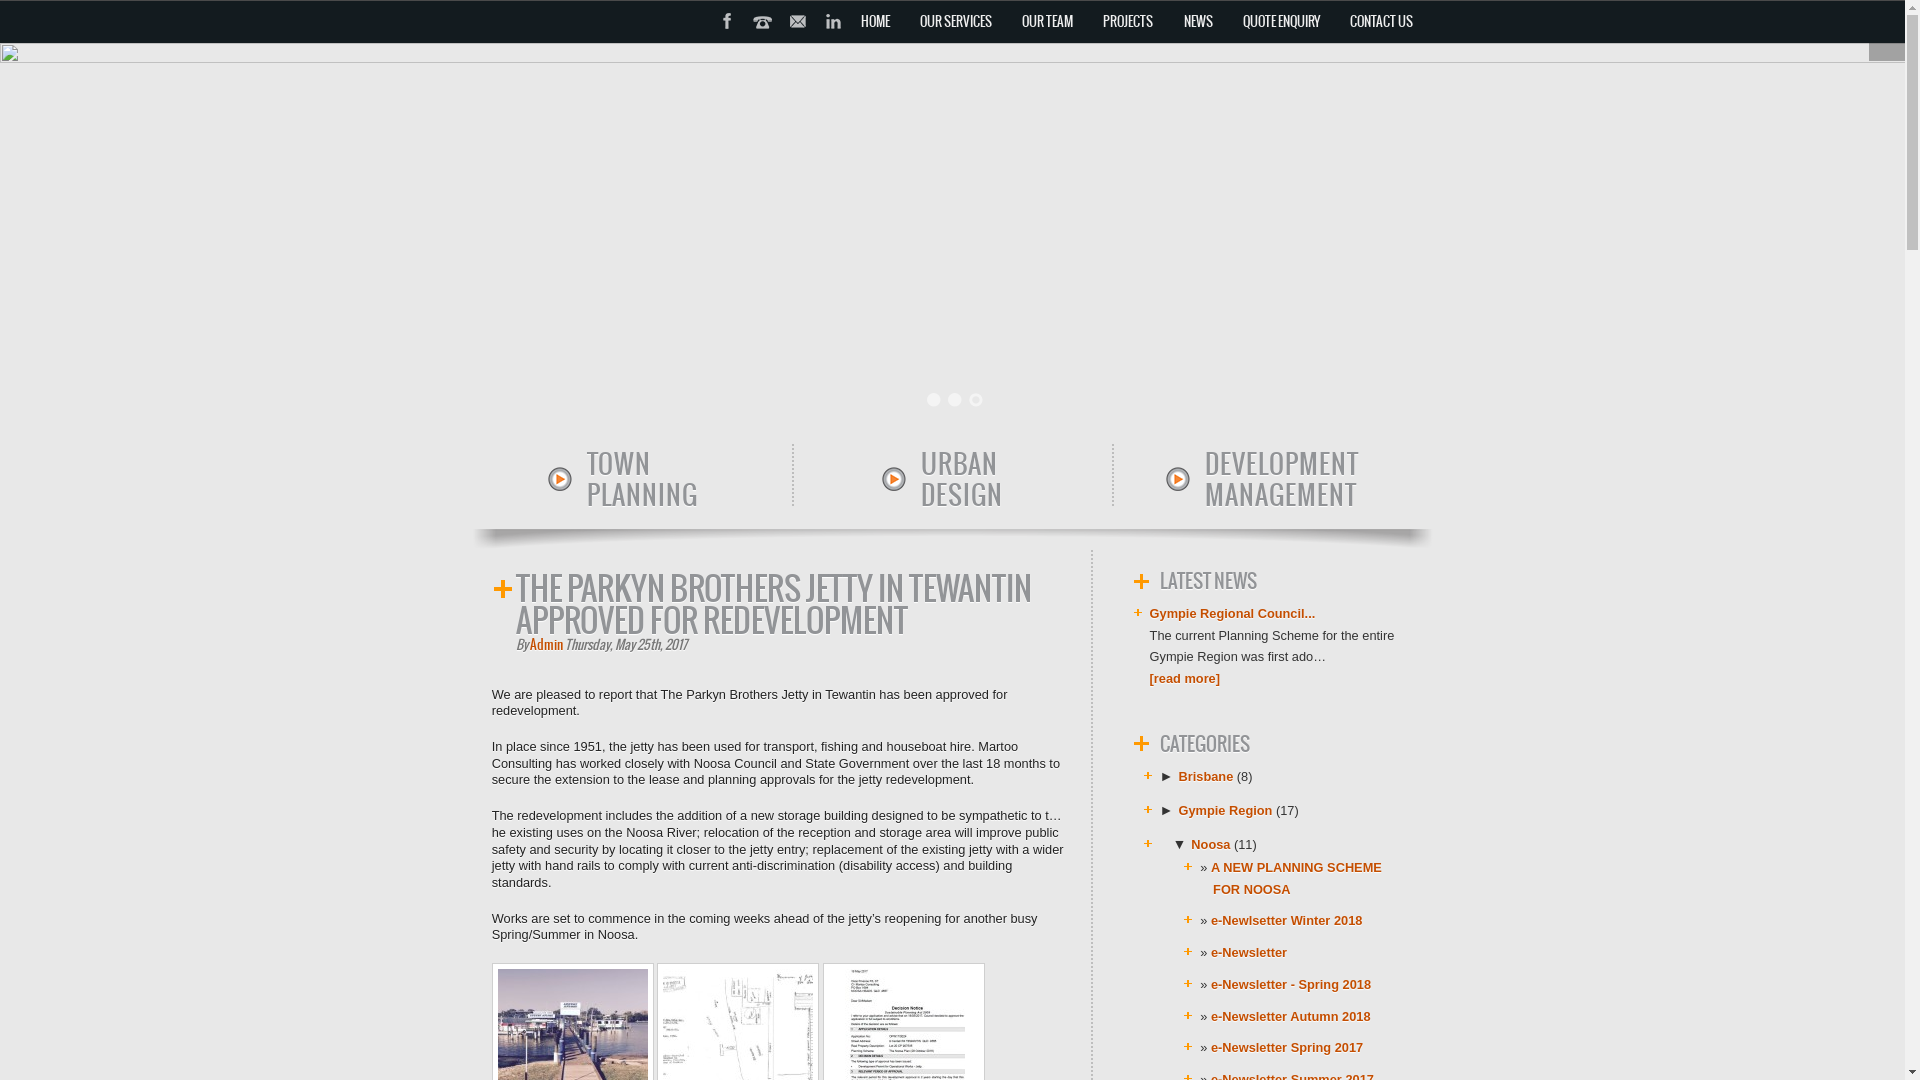  I want to click on 'e-Newlsetter Winter 2018', so click(1286, 920).